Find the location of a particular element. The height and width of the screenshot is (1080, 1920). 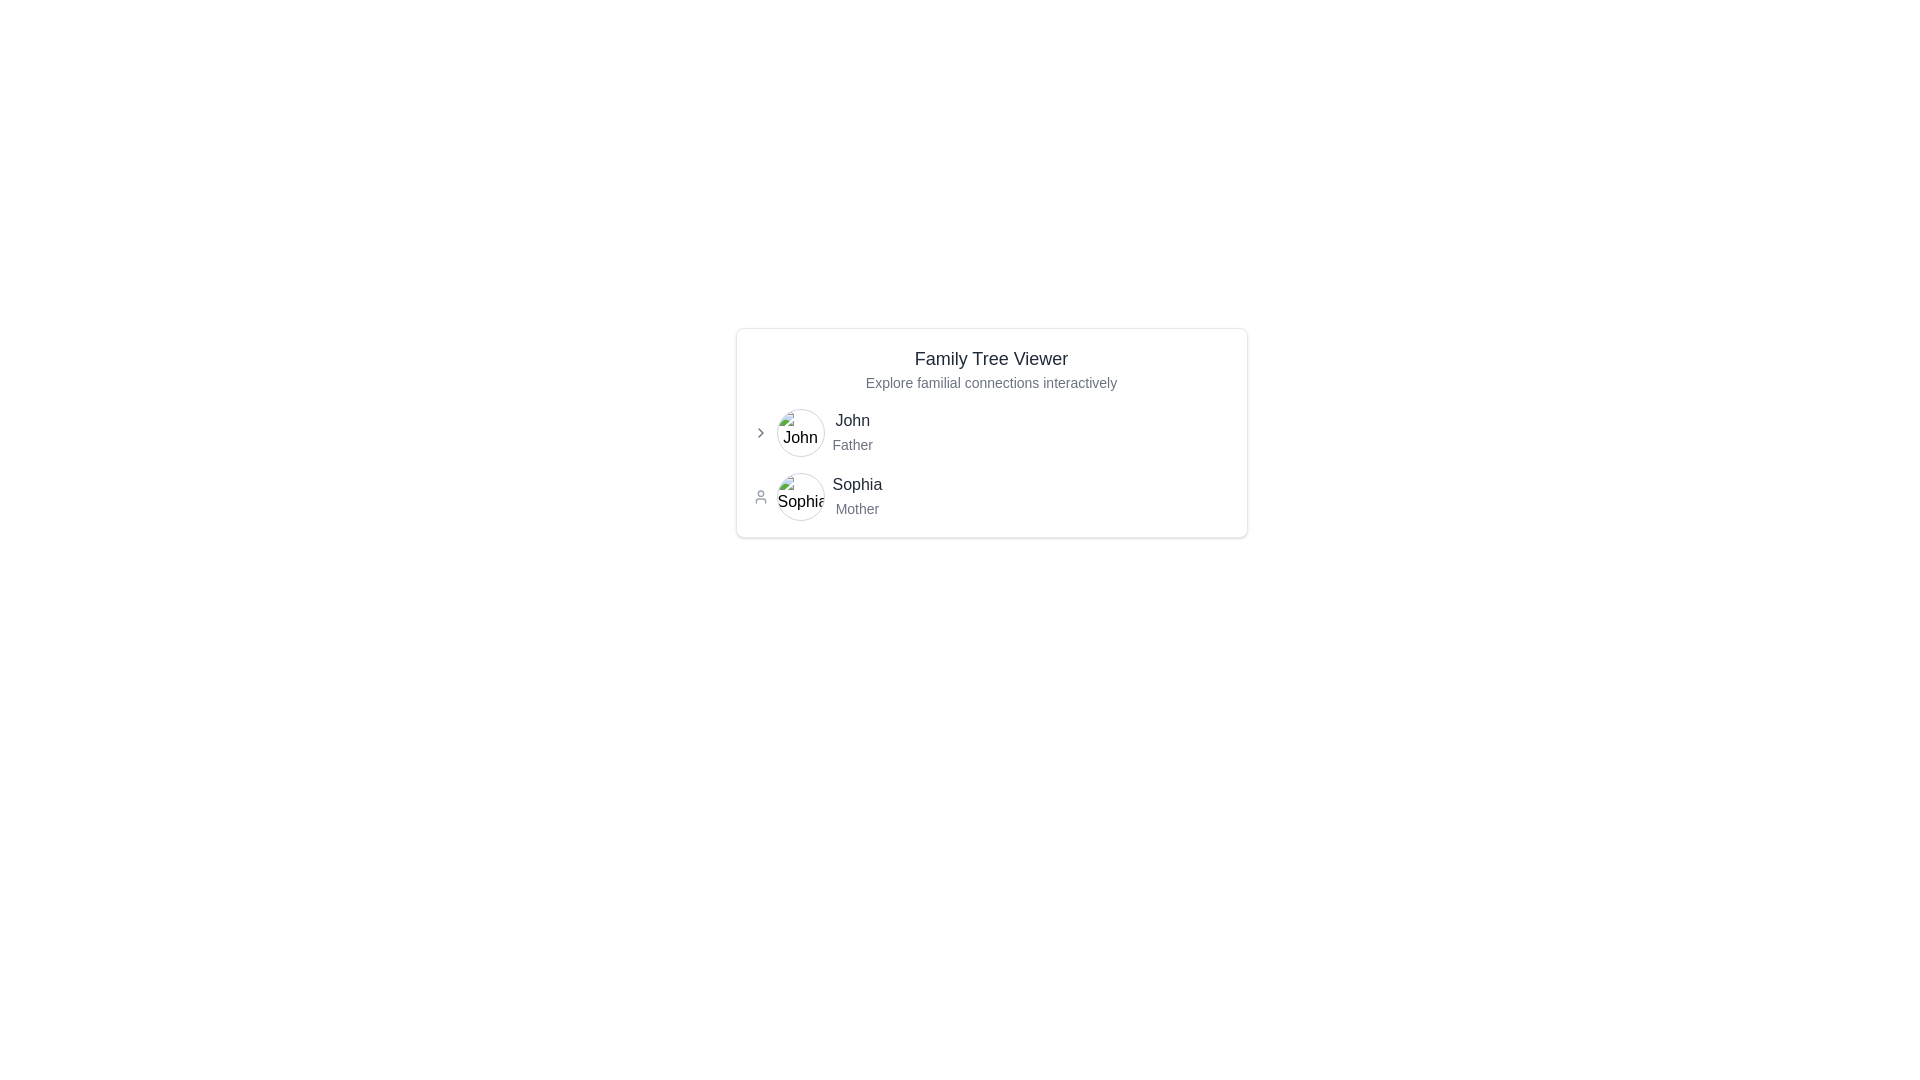

the text label displaying 'Sophia' associated with the 'Mother' entry in the family tree viewer is located at coordinates (857, 484).